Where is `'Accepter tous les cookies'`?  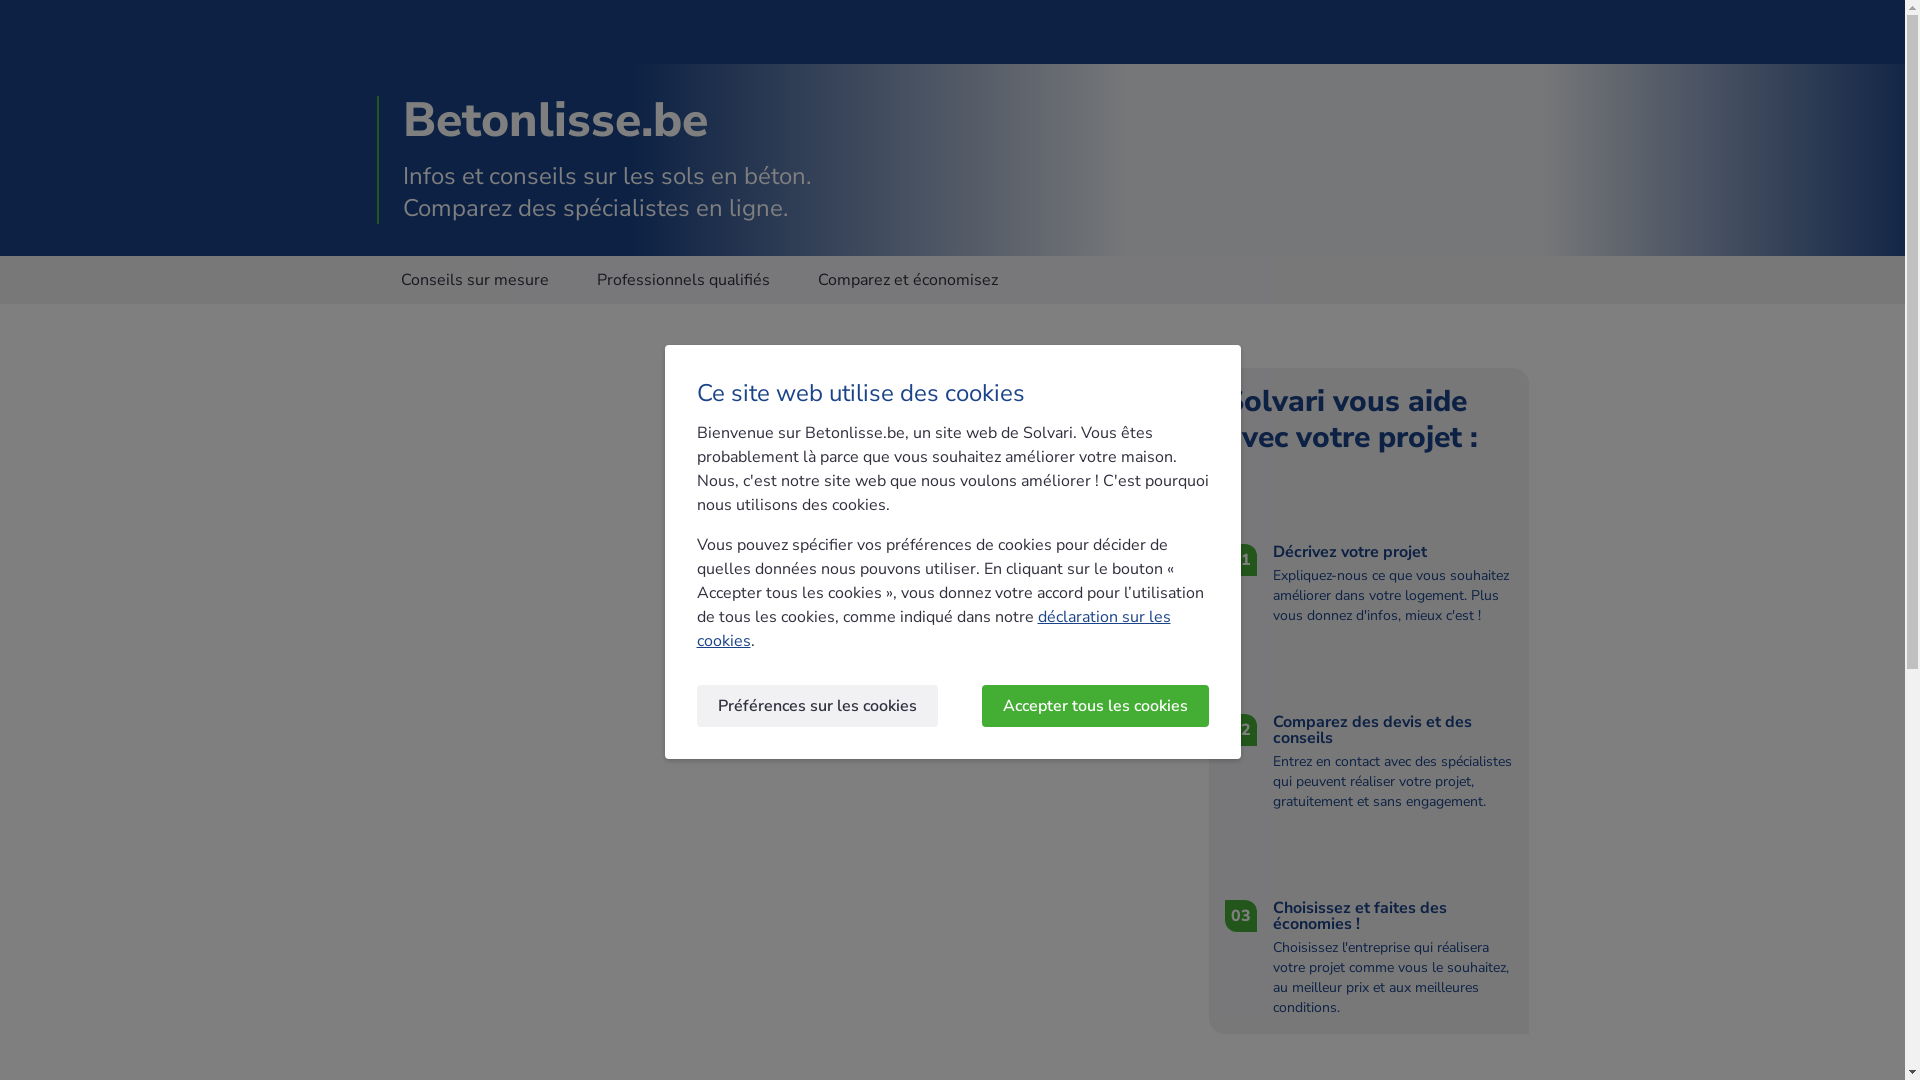
'Accepter tous les cookies' is located at coordinates (982, 704).